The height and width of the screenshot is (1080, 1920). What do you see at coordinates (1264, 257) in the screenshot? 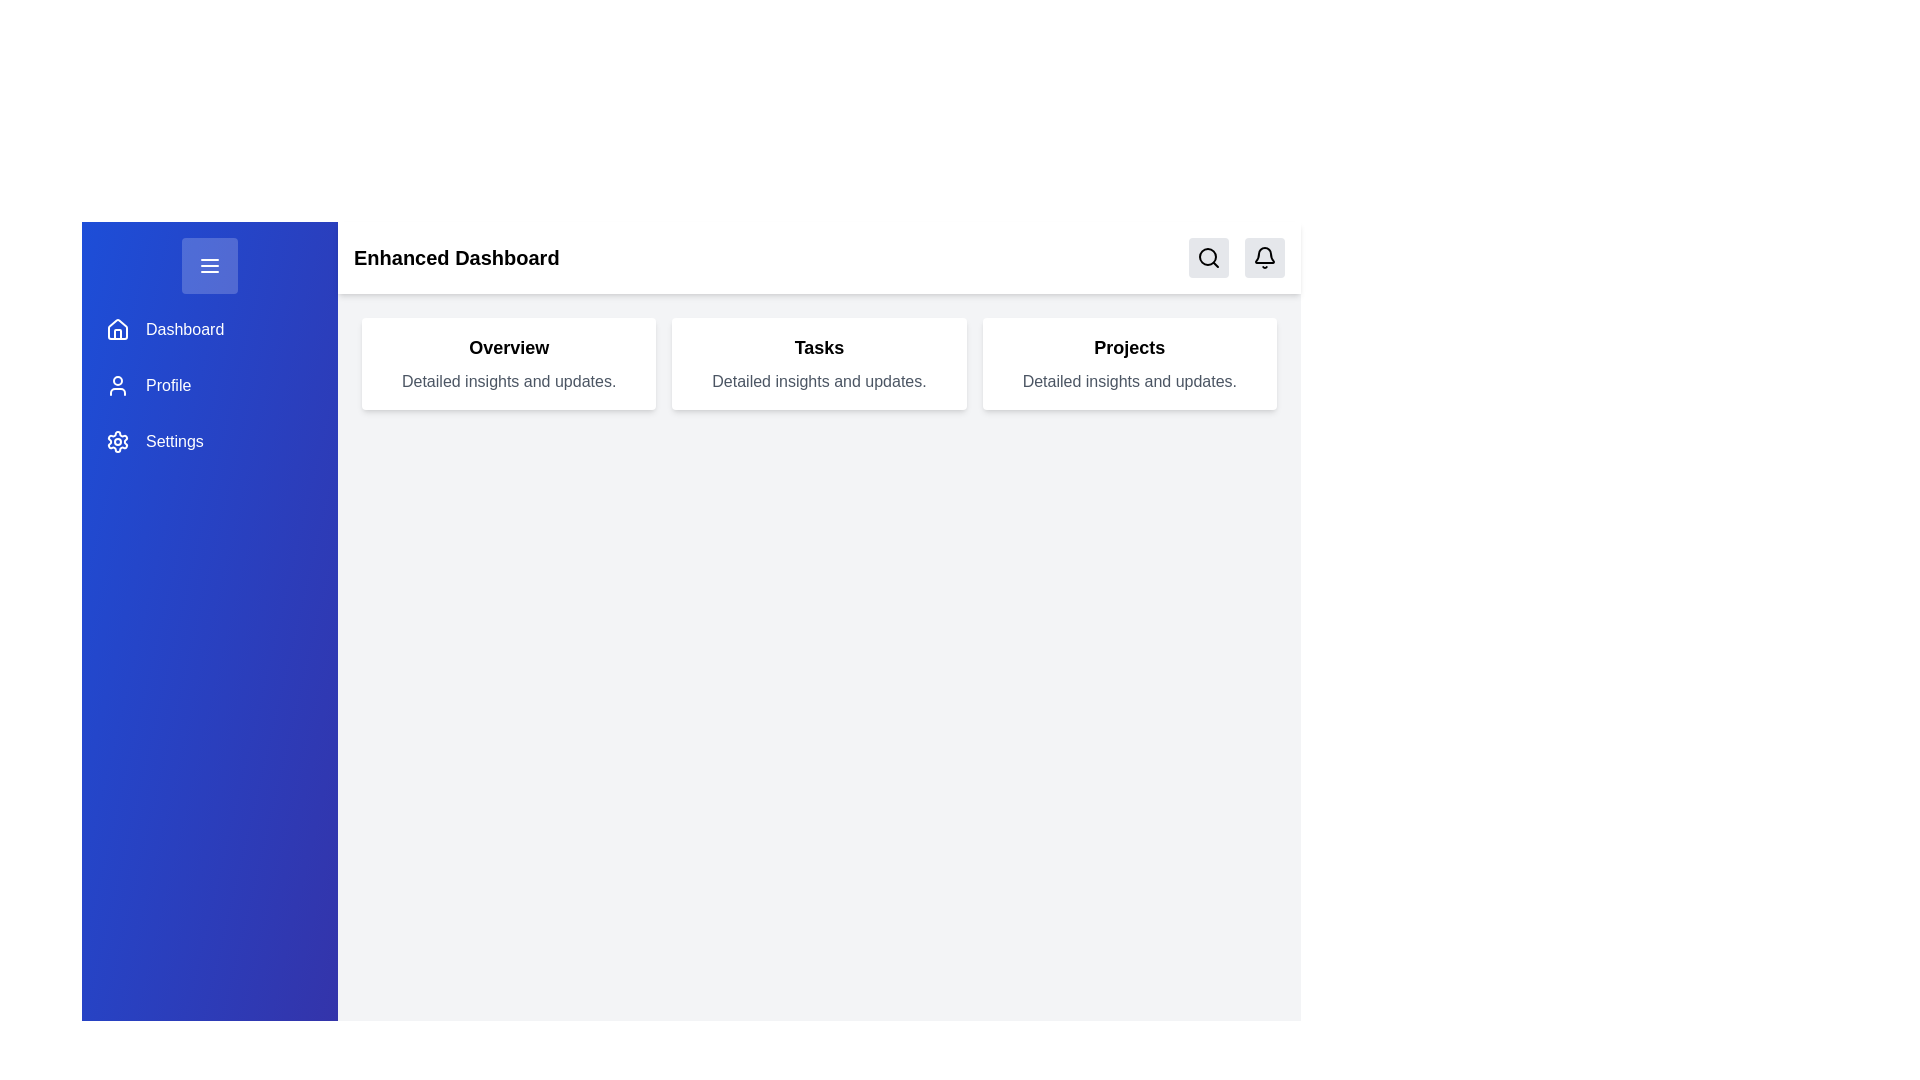
I see `the notification center icon located in the top-right corner of the interface` at bounding box center [1264, 257].